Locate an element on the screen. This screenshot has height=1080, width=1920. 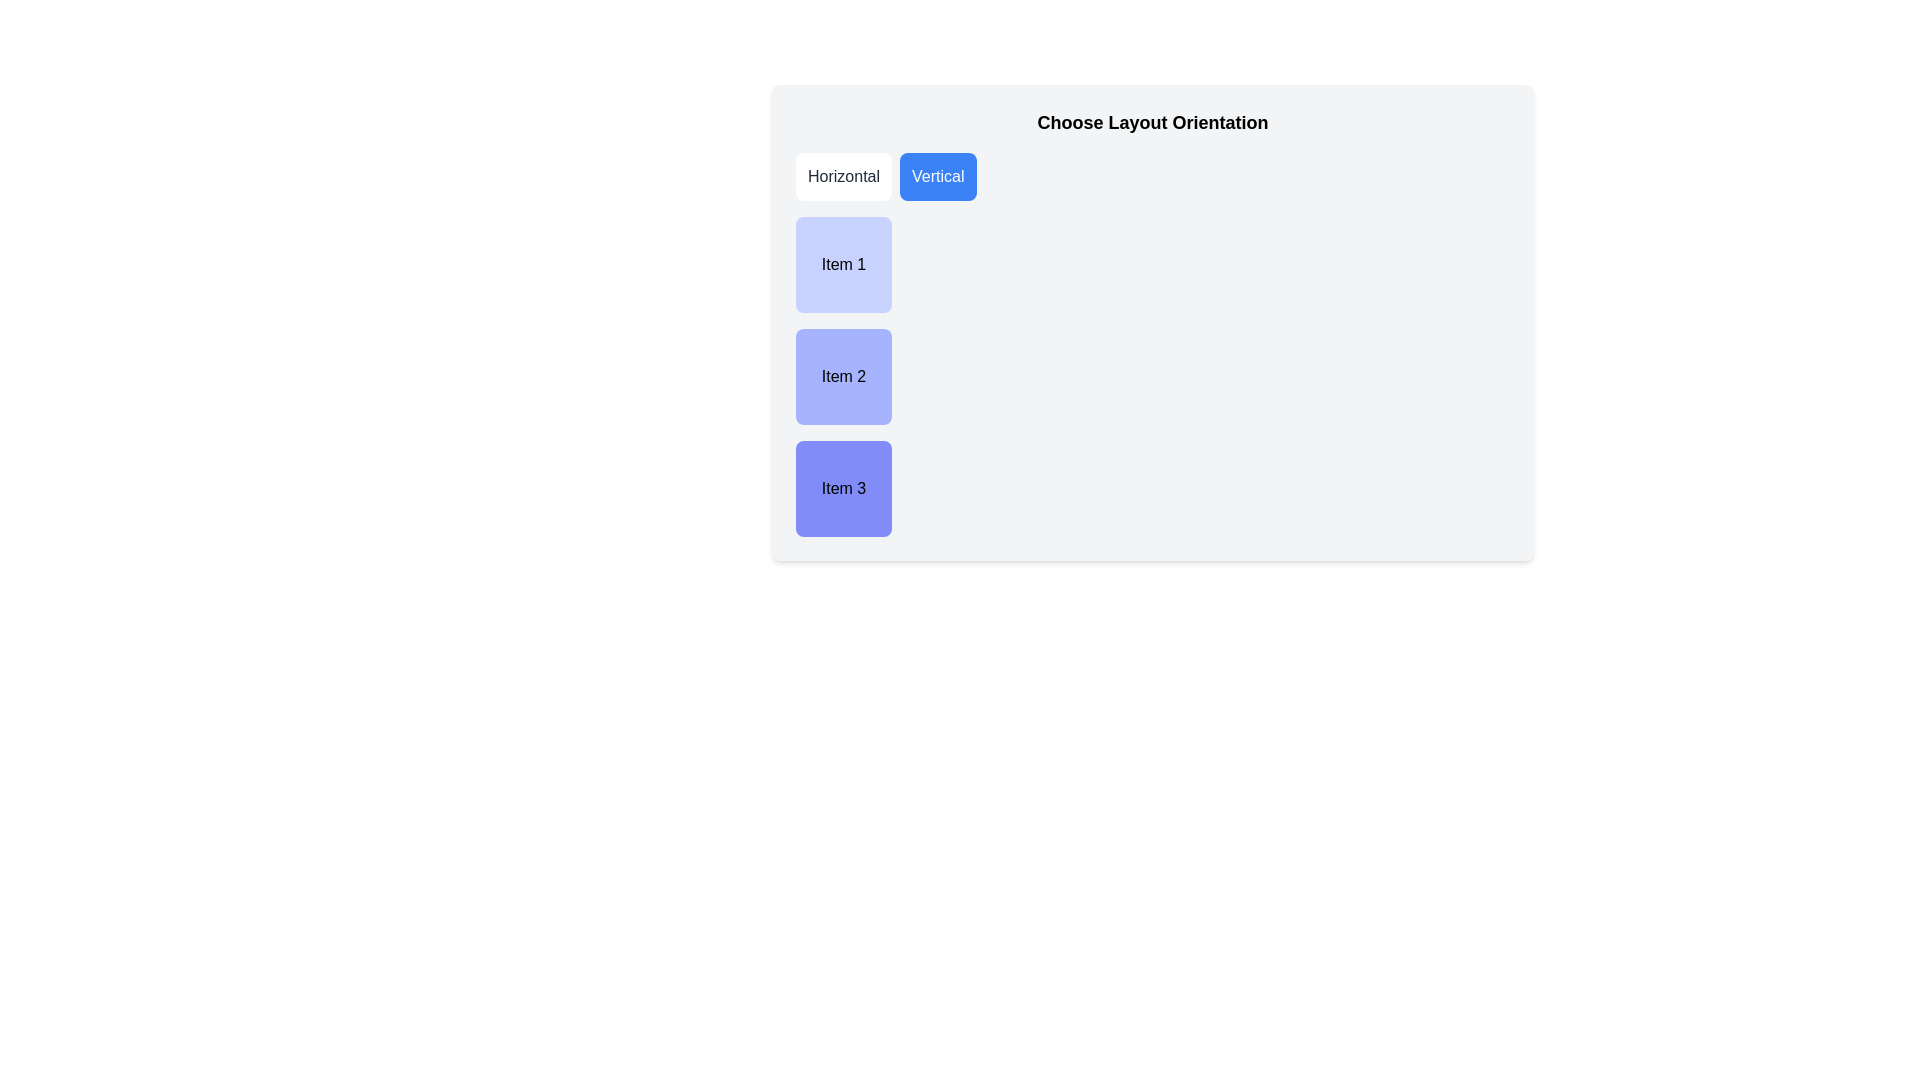
the square-shaped button labeled 'Item 1' with a light indigo background and rounded rectangular border, located below the 'Horizontal' and 'Vertical' buttons is located at coordinates (844, 264).